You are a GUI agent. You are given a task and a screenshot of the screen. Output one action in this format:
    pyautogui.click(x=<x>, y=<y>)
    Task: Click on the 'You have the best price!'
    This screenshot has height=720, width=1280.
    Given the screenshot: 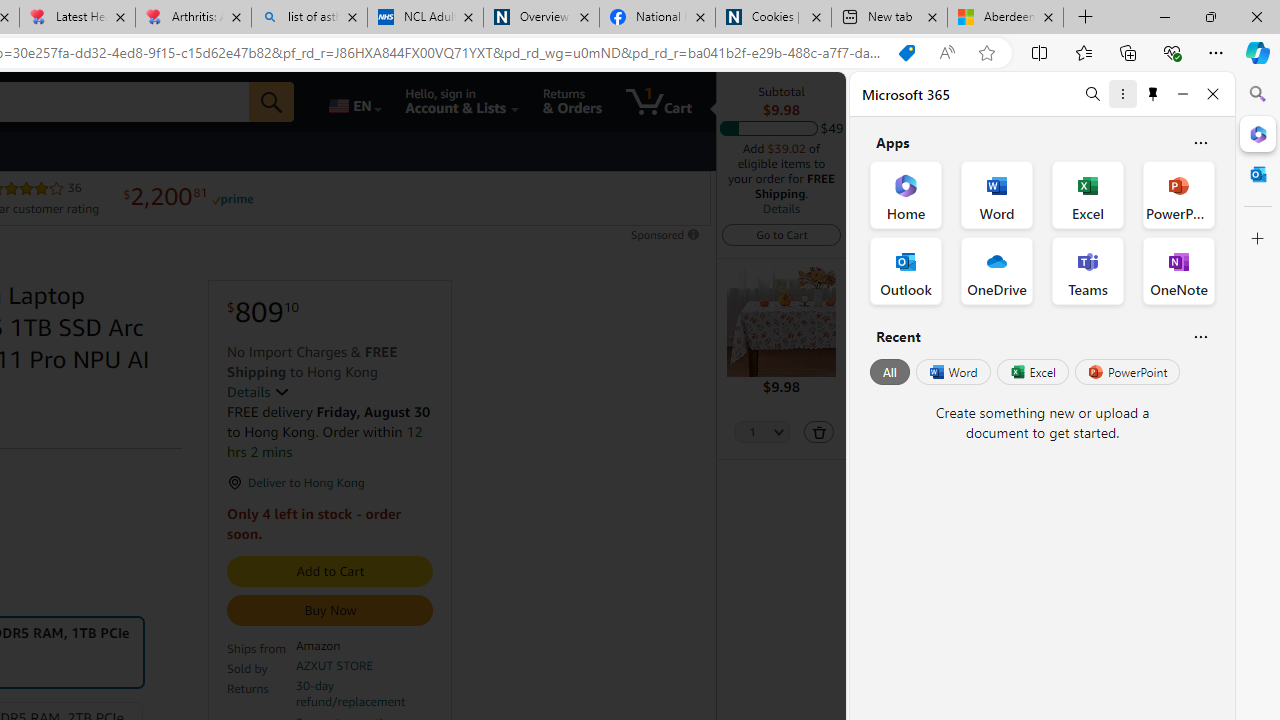 What is the action you would take?
    pyautogui.click(x=905, y=52)
    